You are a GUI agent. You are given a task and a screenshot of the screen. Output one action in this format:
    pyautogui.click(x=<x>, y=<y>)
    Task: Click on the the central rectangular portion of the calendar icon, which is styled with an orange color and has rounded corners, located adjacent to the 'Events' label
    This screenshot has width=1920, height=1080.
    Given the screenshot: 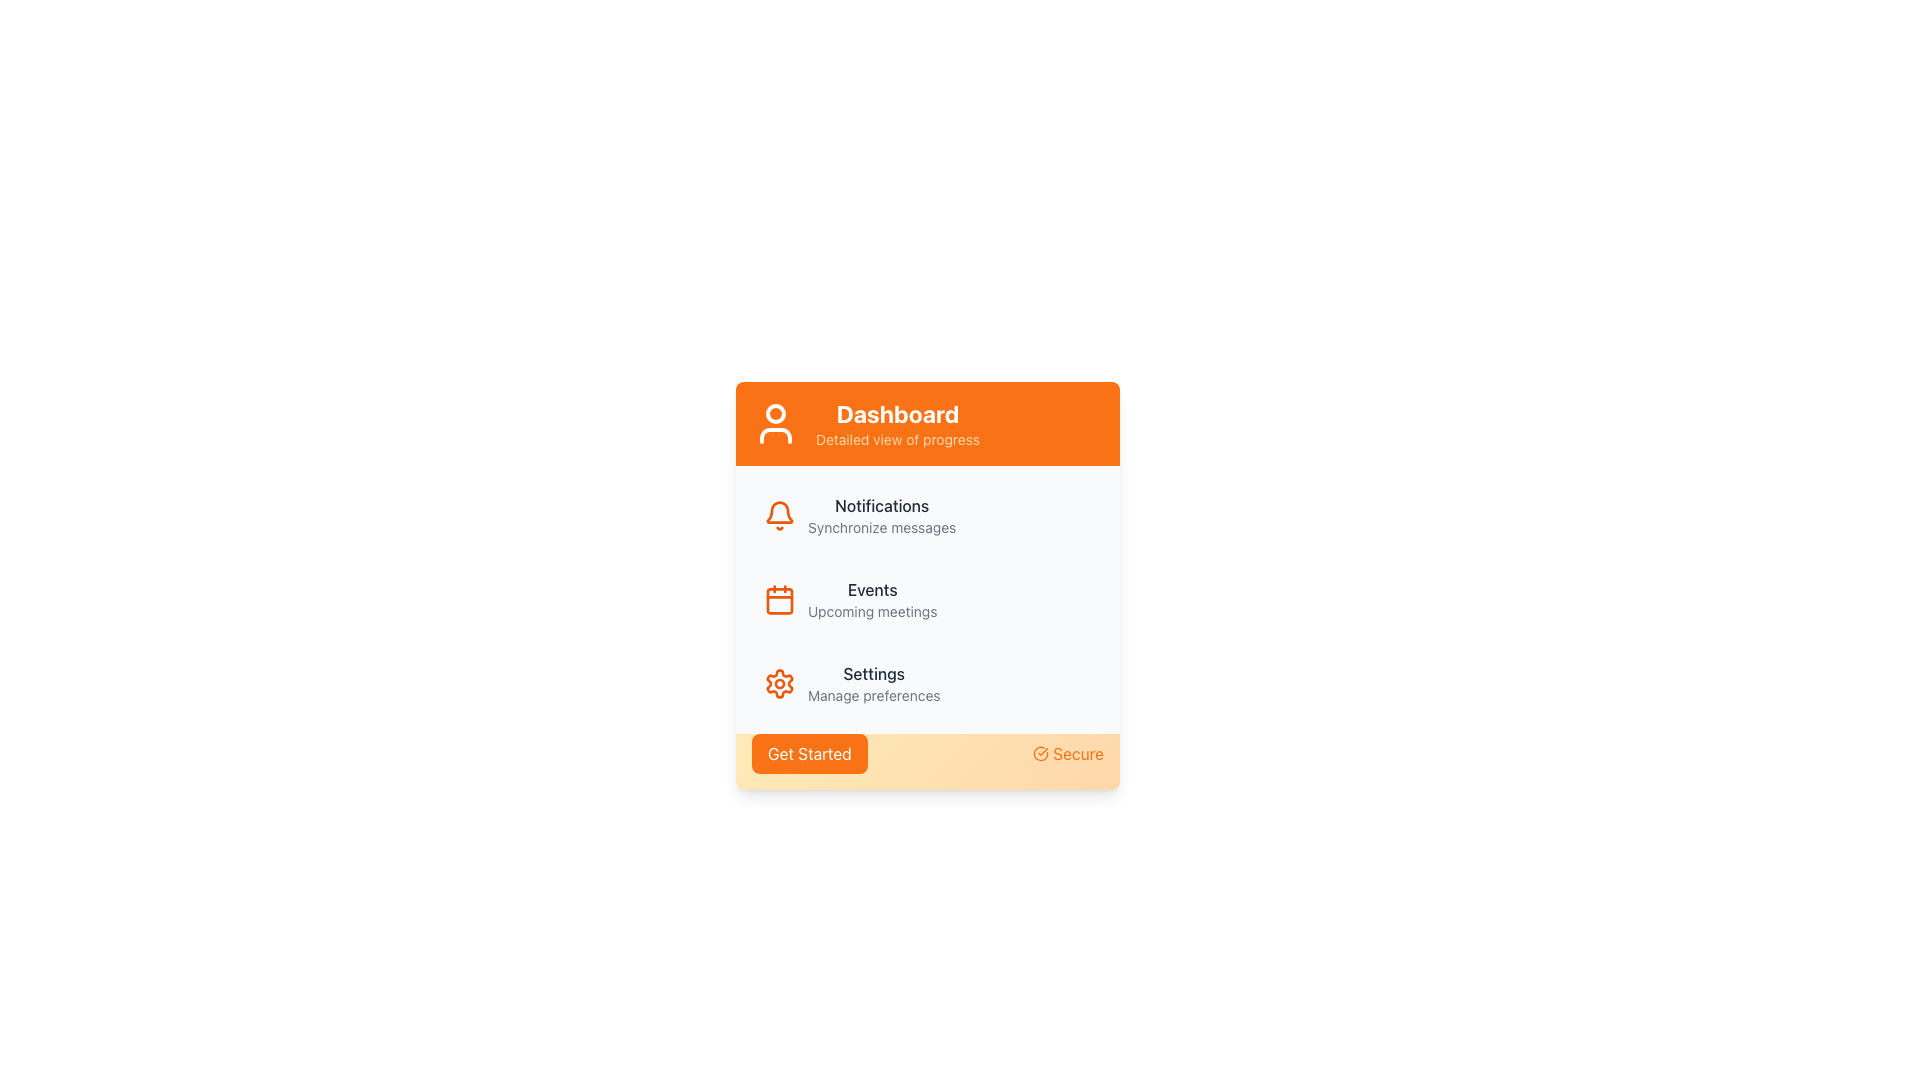 What is the action you would take?
    pyautogui.click(x=778, y=600)
    